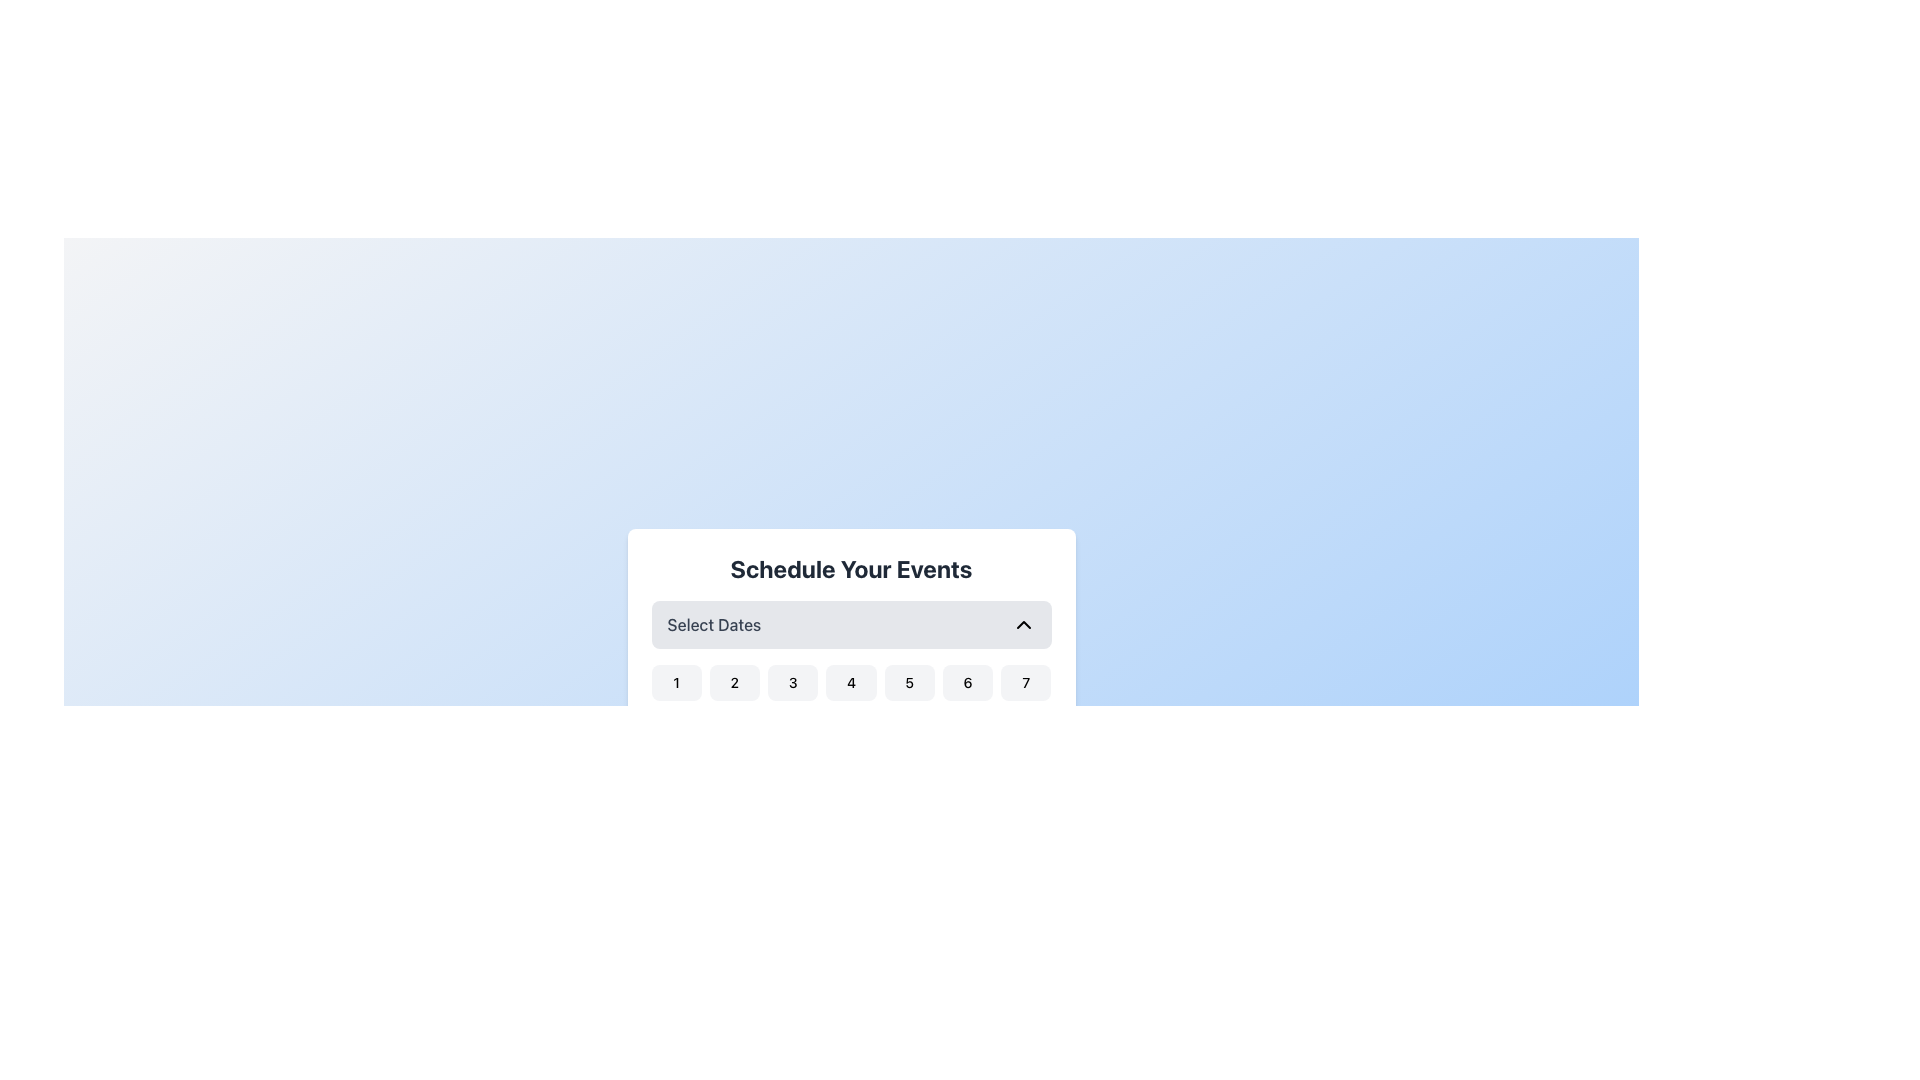  What do you see at coordinates (968, 682) in the screenshot?
I see `the date selection button labeled '6'` at bounding box center [968, 682].